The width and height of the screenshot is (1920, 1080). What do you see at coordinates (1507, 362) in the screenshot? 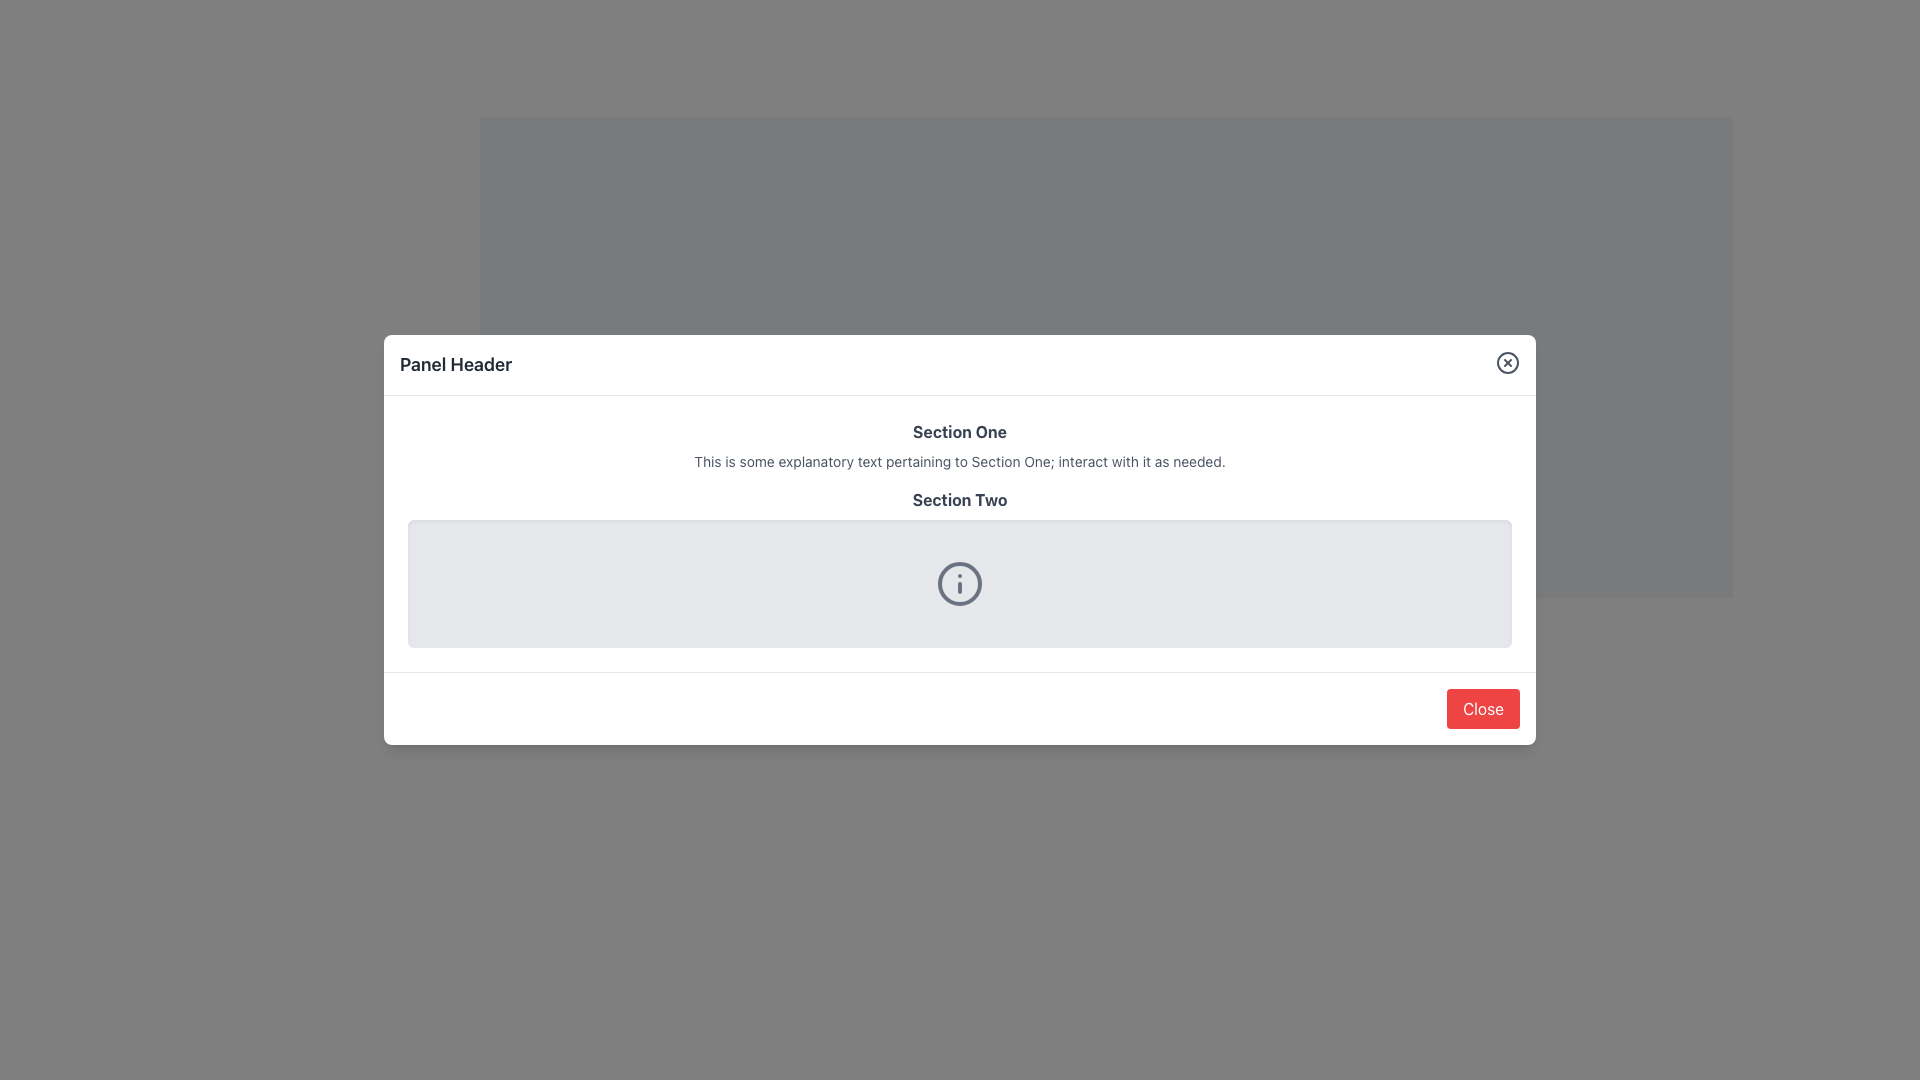
I see `the circular close button with an 'x' symbol located at the top-right of the panel header` at bounding box center [1507, 362].